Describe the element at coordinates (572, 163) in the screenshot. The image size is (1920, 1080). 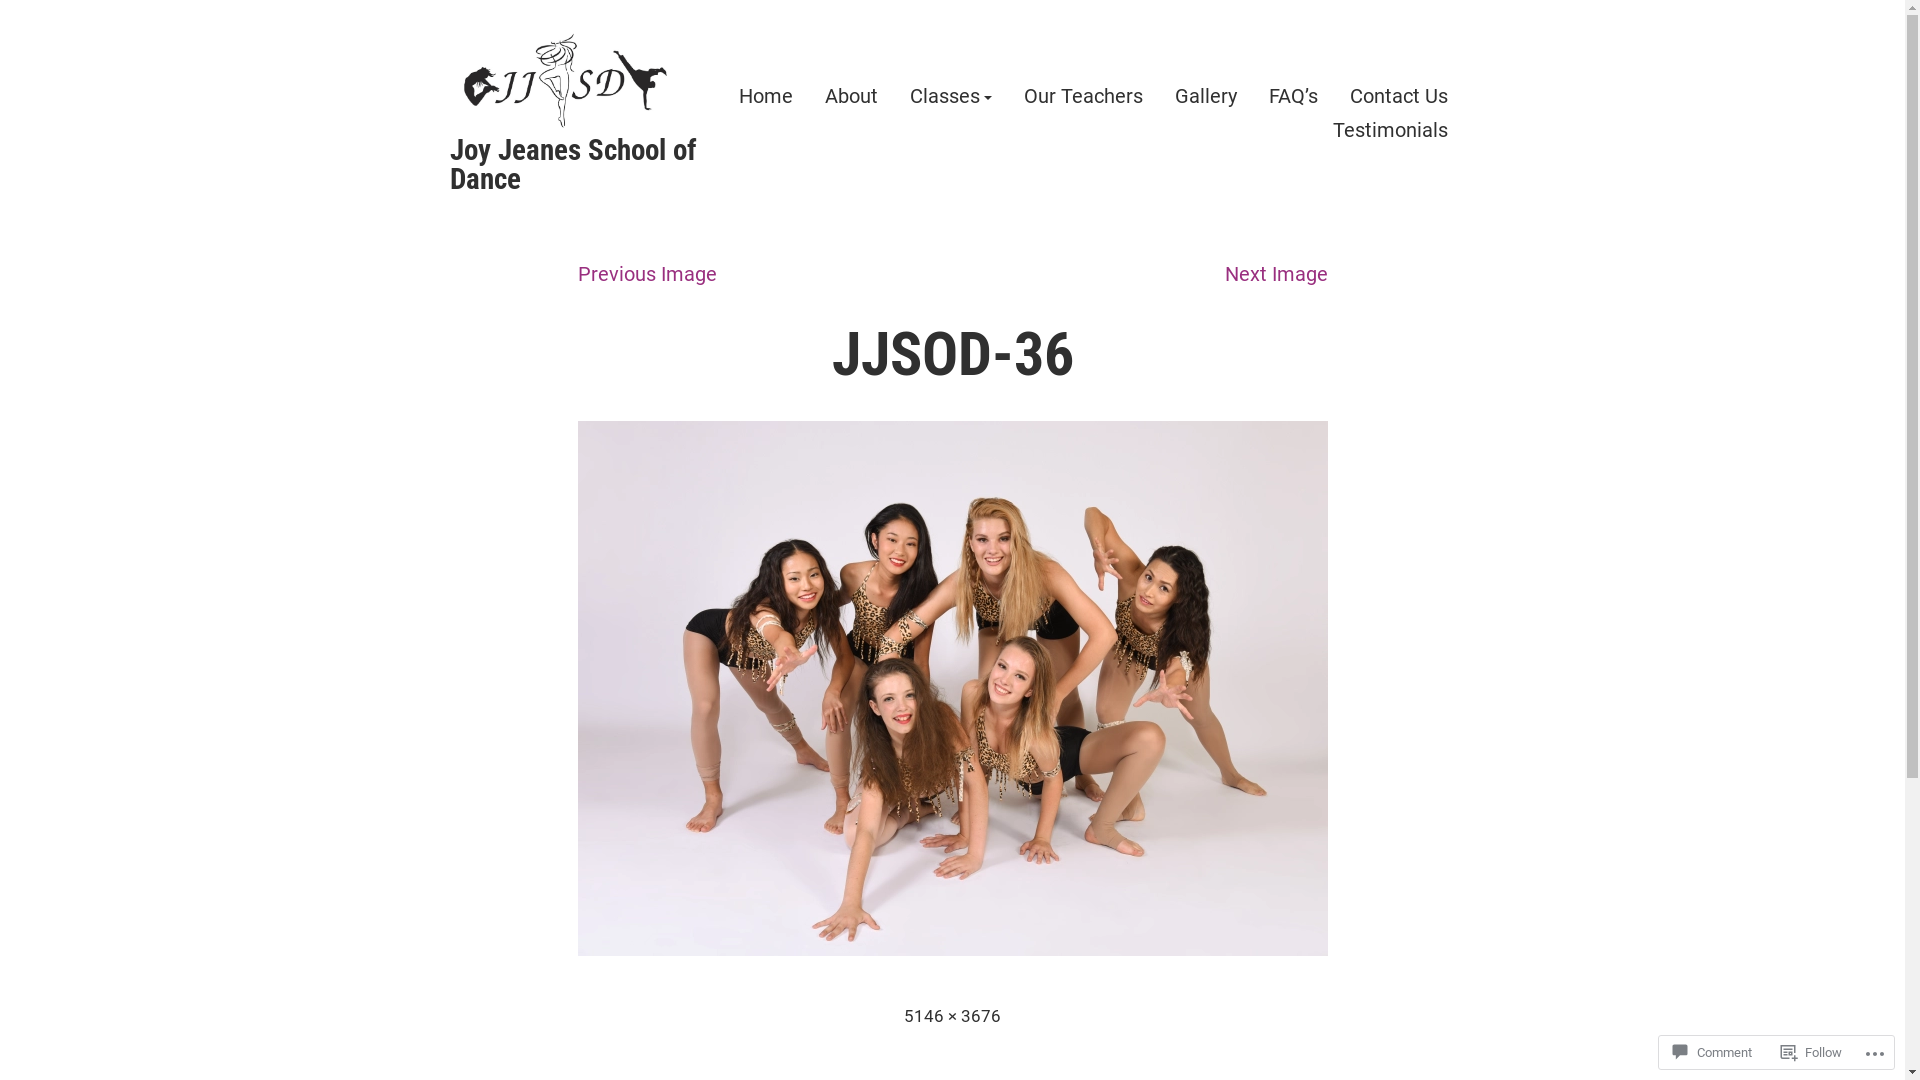
I see `'Joy Jeanes School of Dance'` at that location.